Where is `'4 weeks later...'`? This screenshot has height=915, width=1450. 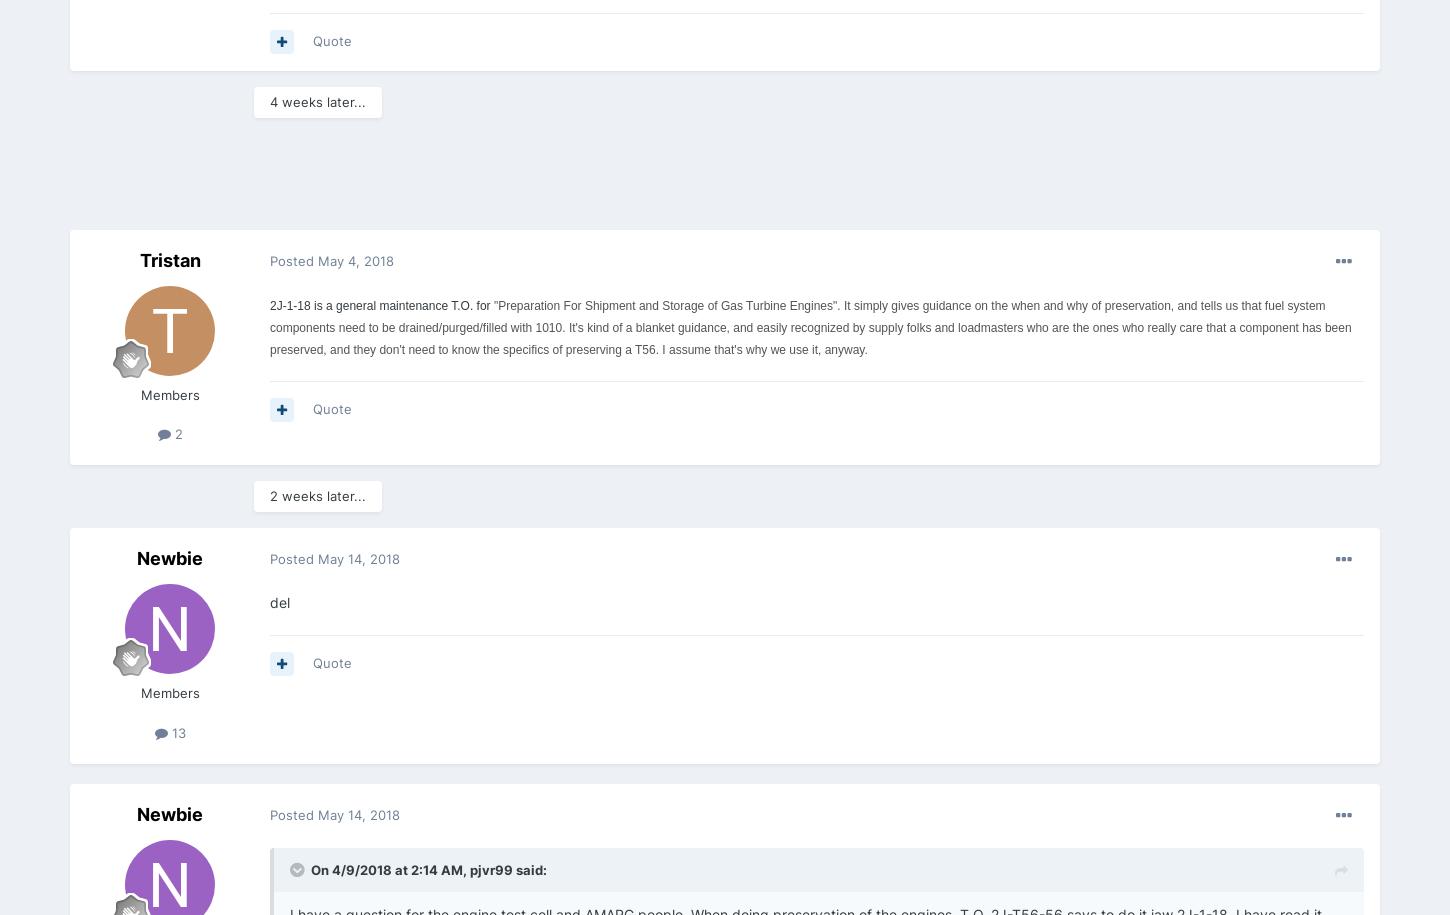 '4 weeks later...' is located at coordinates (317, 100).